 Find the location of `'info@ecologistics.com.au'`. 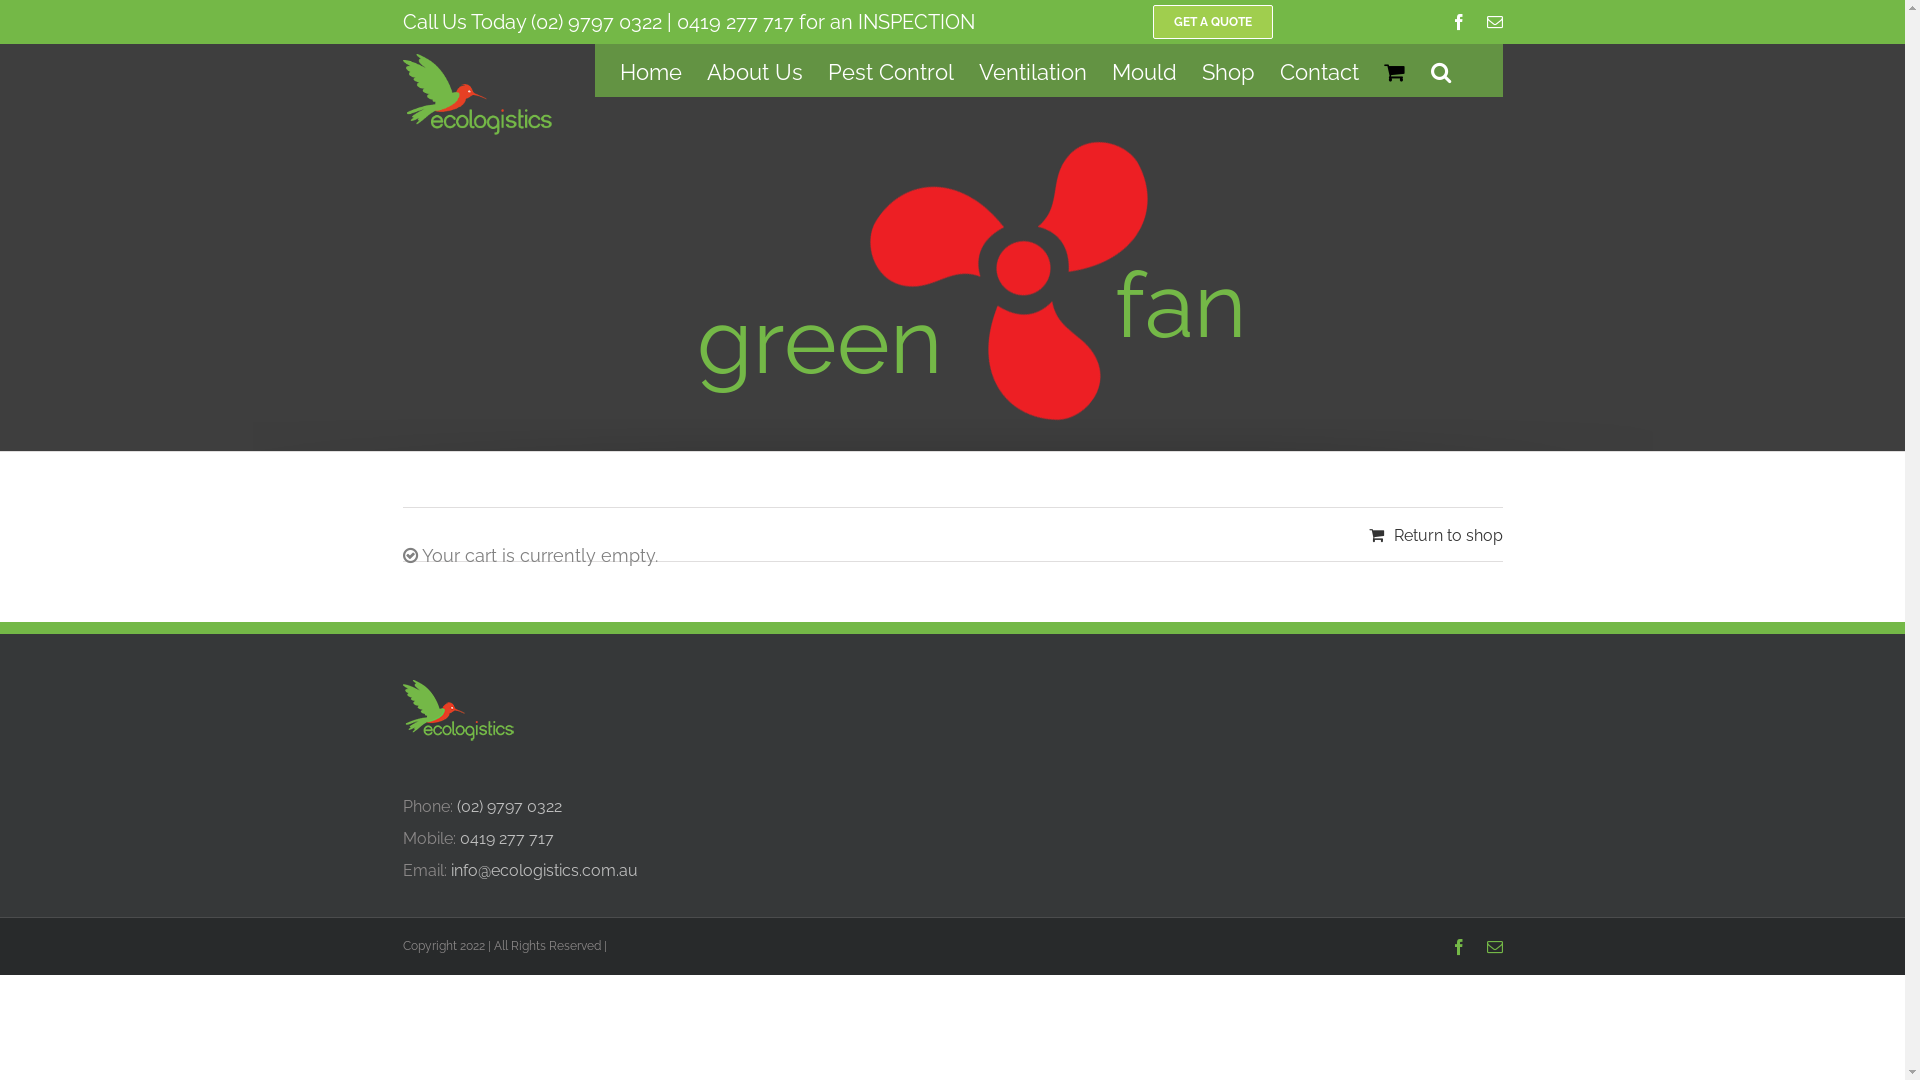

'info@ecologistics.com.au' is located at coordinates (543, 869).